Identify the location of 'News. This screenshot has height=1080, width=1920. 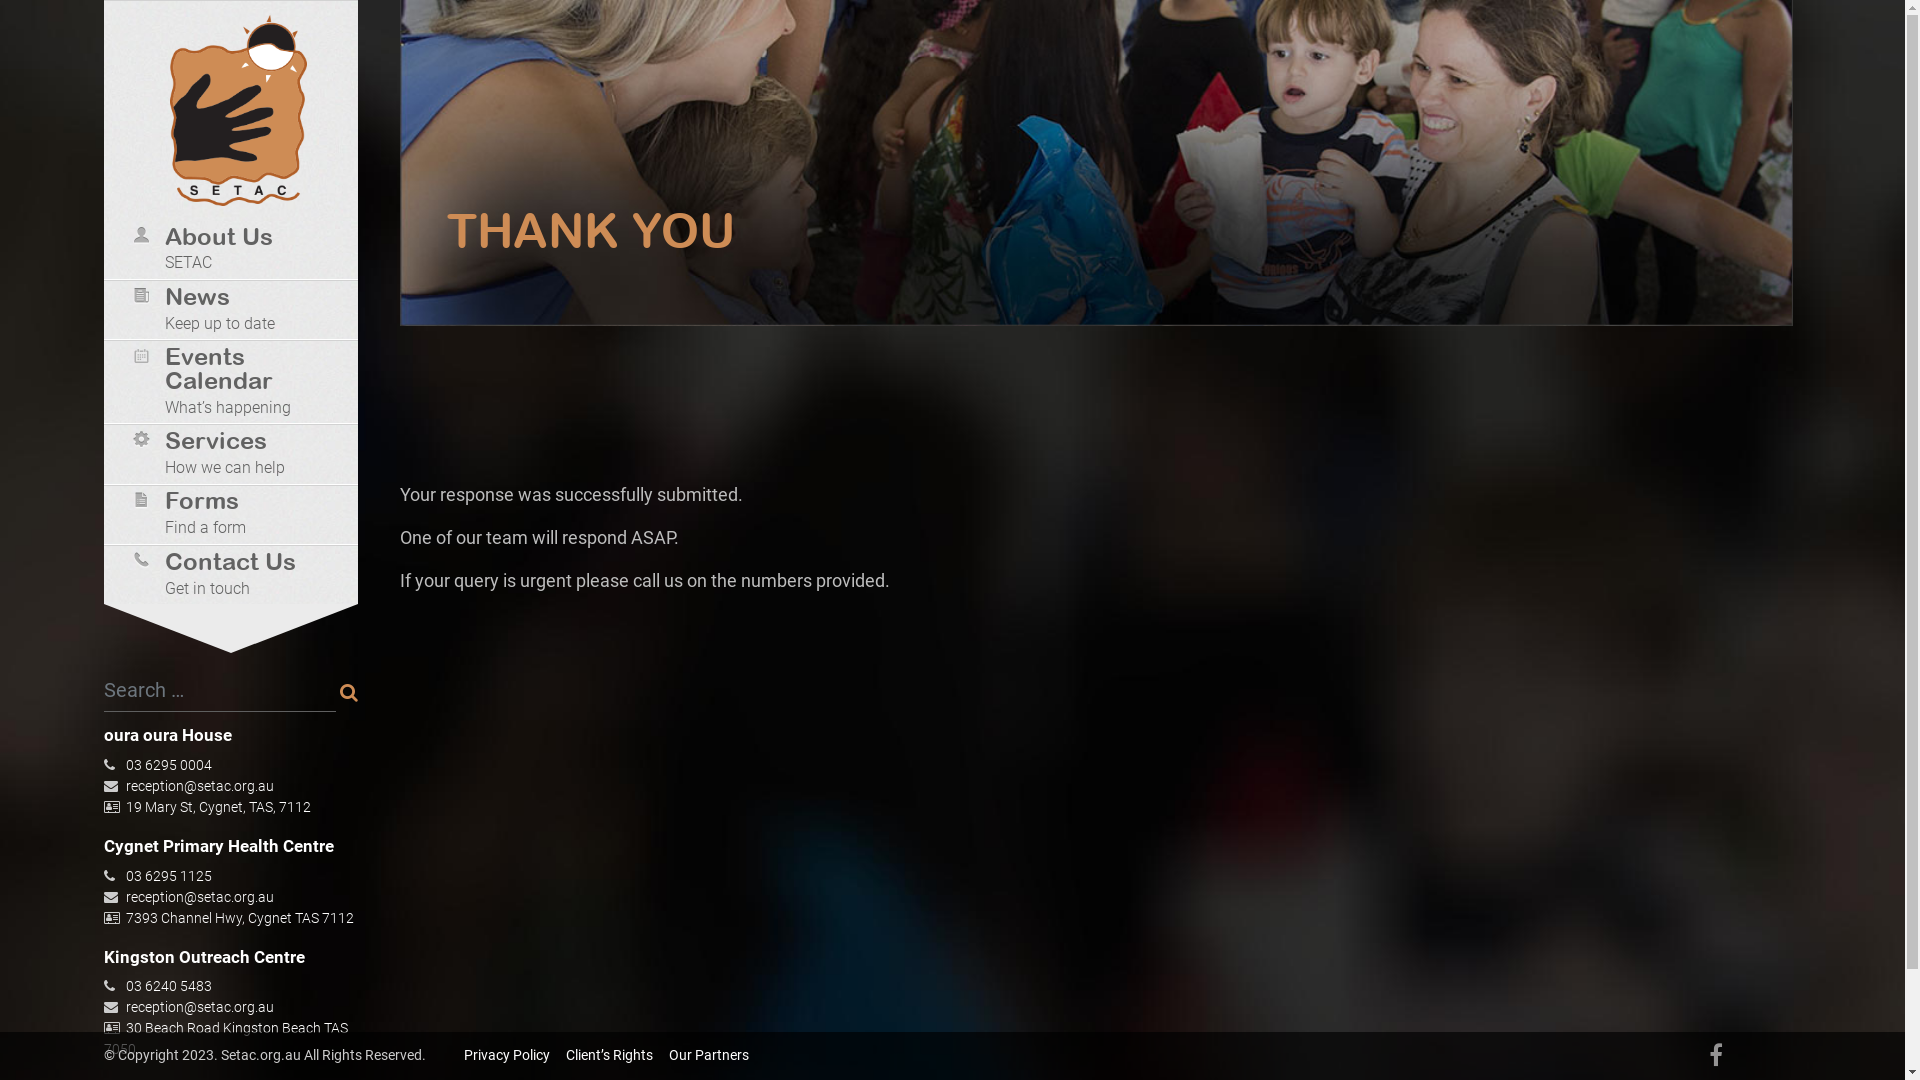
(238, 312).